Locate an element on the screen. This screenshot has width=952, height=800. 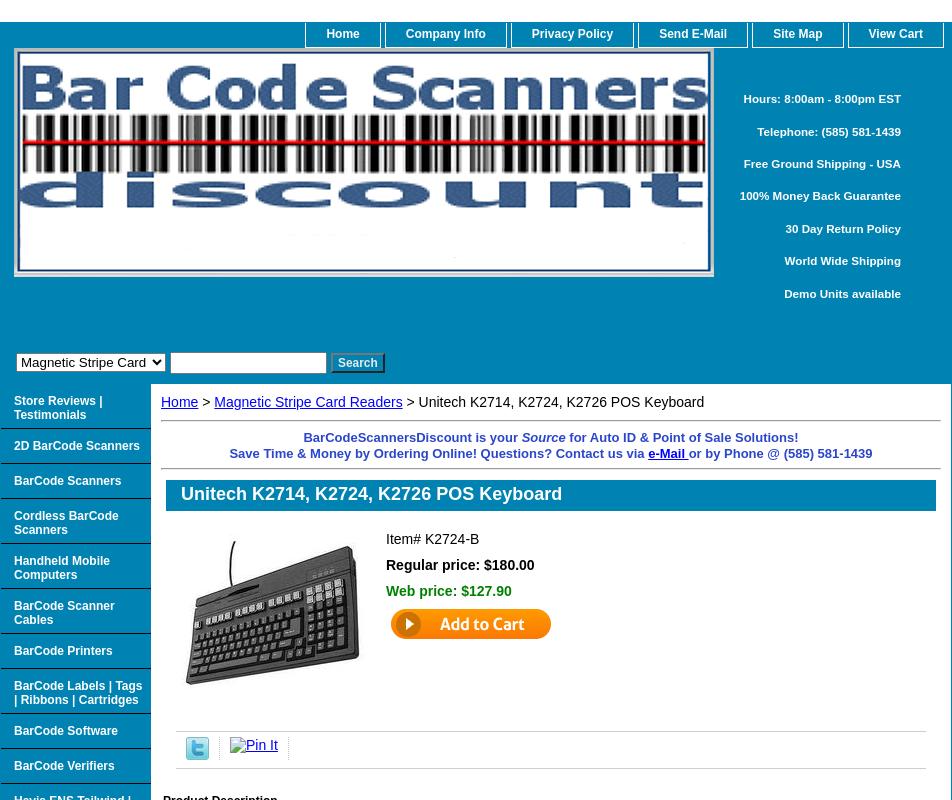
'Store Reviews | Testimonials' is located at coordinates (57, 407).